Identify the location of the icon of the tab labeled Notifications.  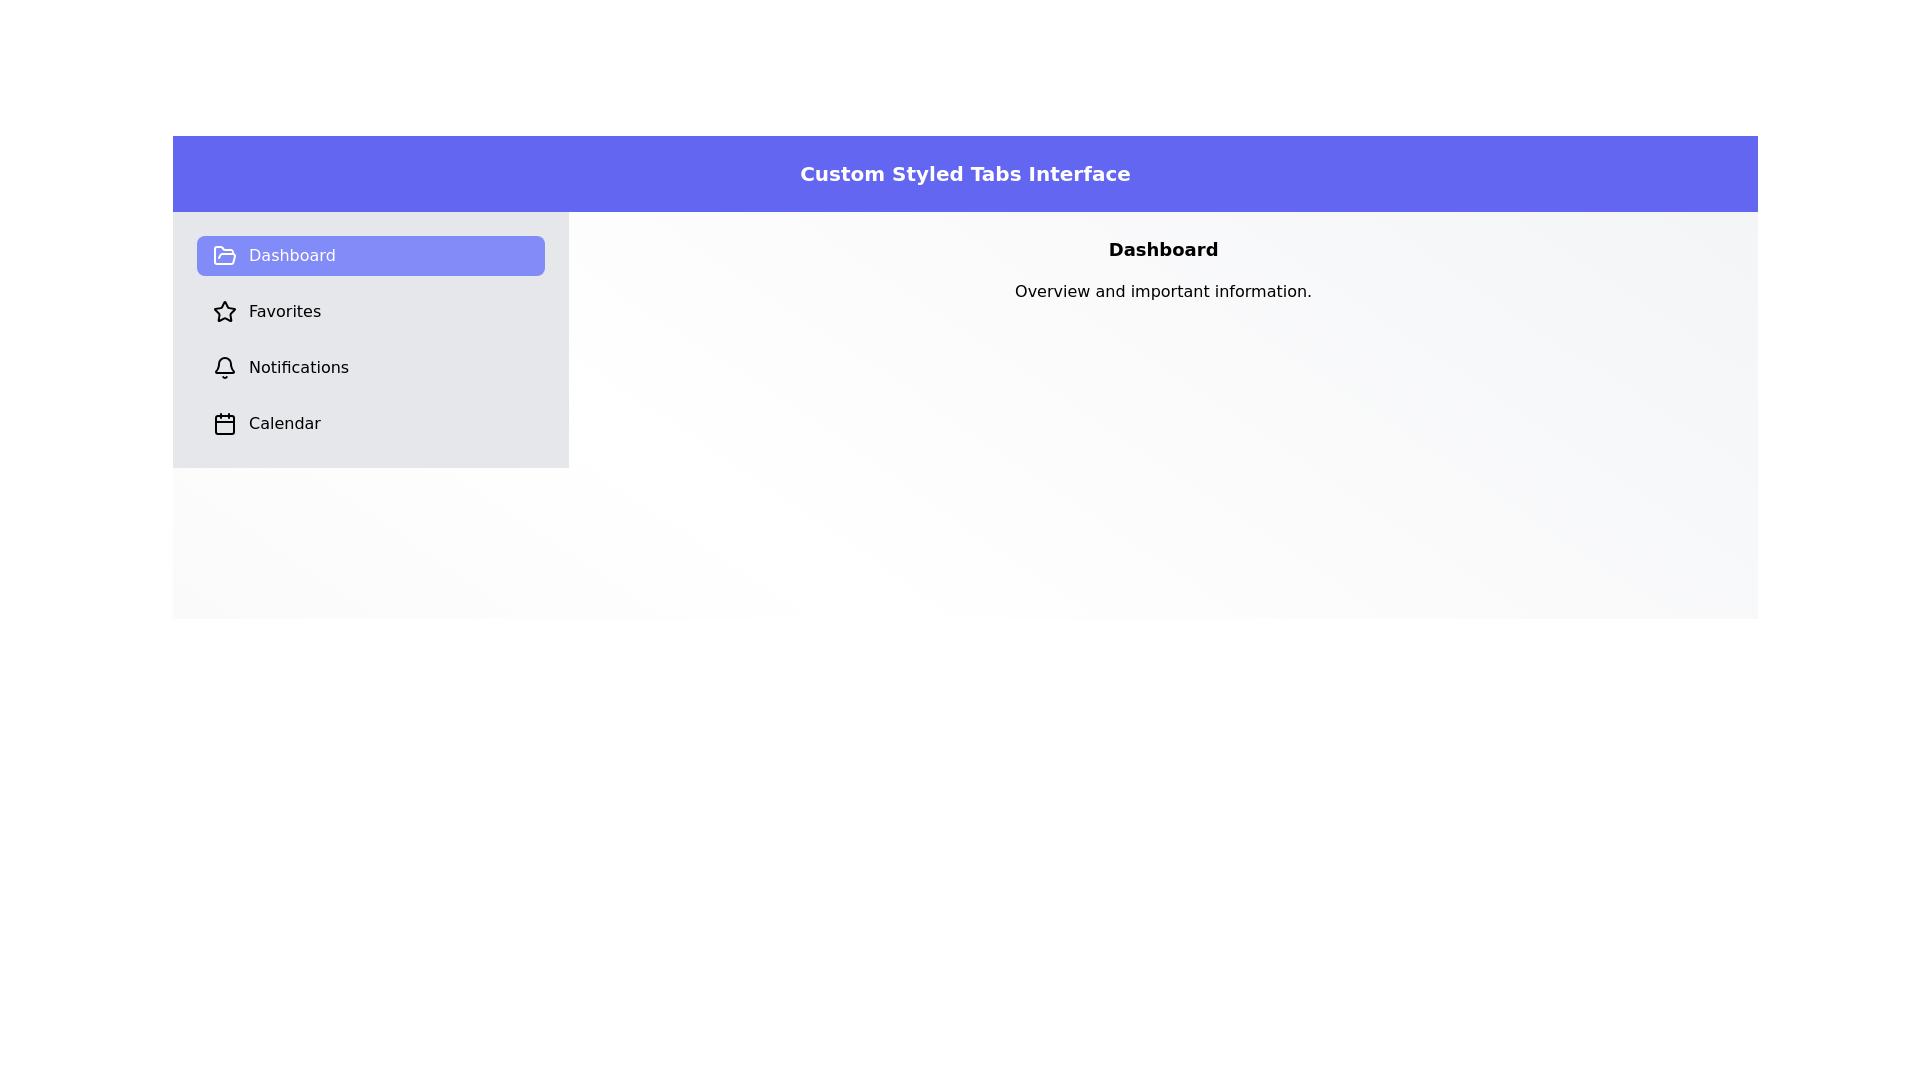
(225, 367).